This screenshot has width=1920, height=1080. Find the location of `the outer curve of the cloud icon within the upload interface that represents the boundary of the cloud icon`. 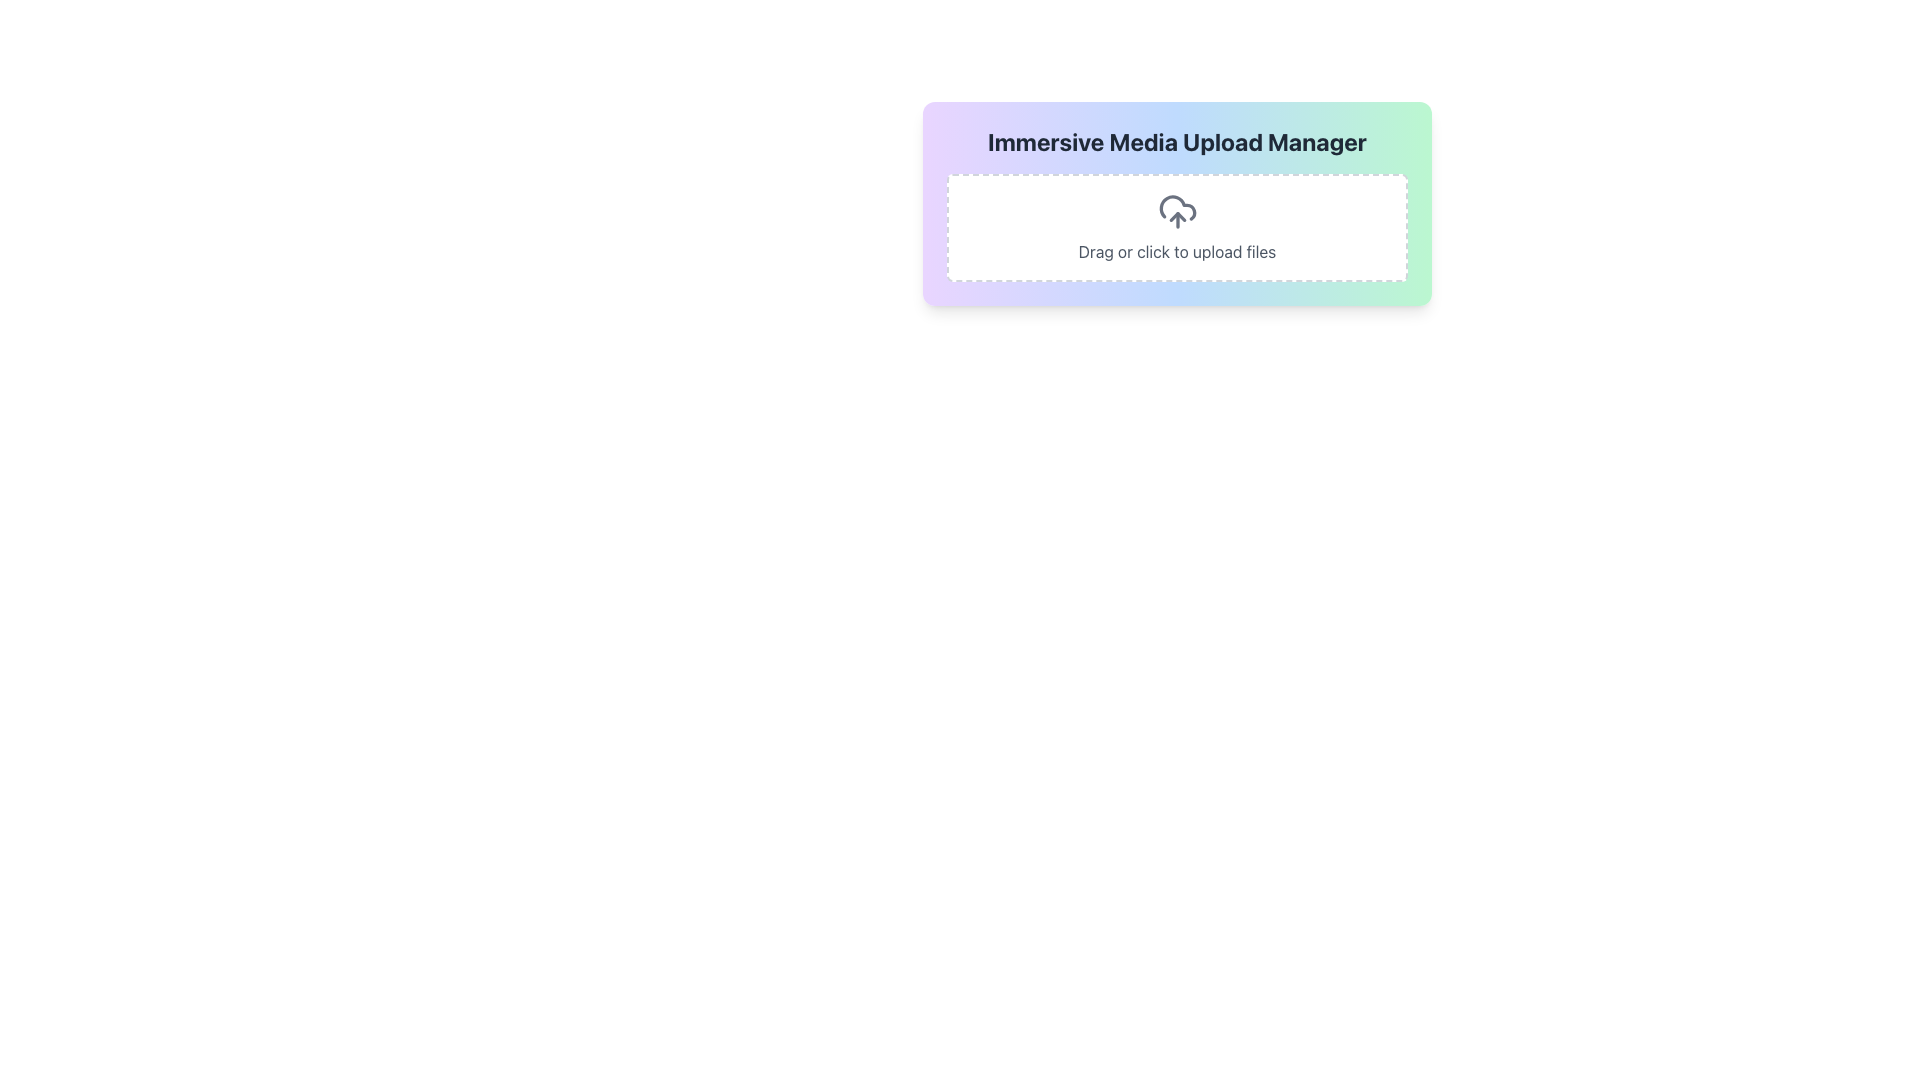

the outer curve of the cloud icon within the upload interface that represents the boundary of the cloud icon is located at coordinates (1177, 208).